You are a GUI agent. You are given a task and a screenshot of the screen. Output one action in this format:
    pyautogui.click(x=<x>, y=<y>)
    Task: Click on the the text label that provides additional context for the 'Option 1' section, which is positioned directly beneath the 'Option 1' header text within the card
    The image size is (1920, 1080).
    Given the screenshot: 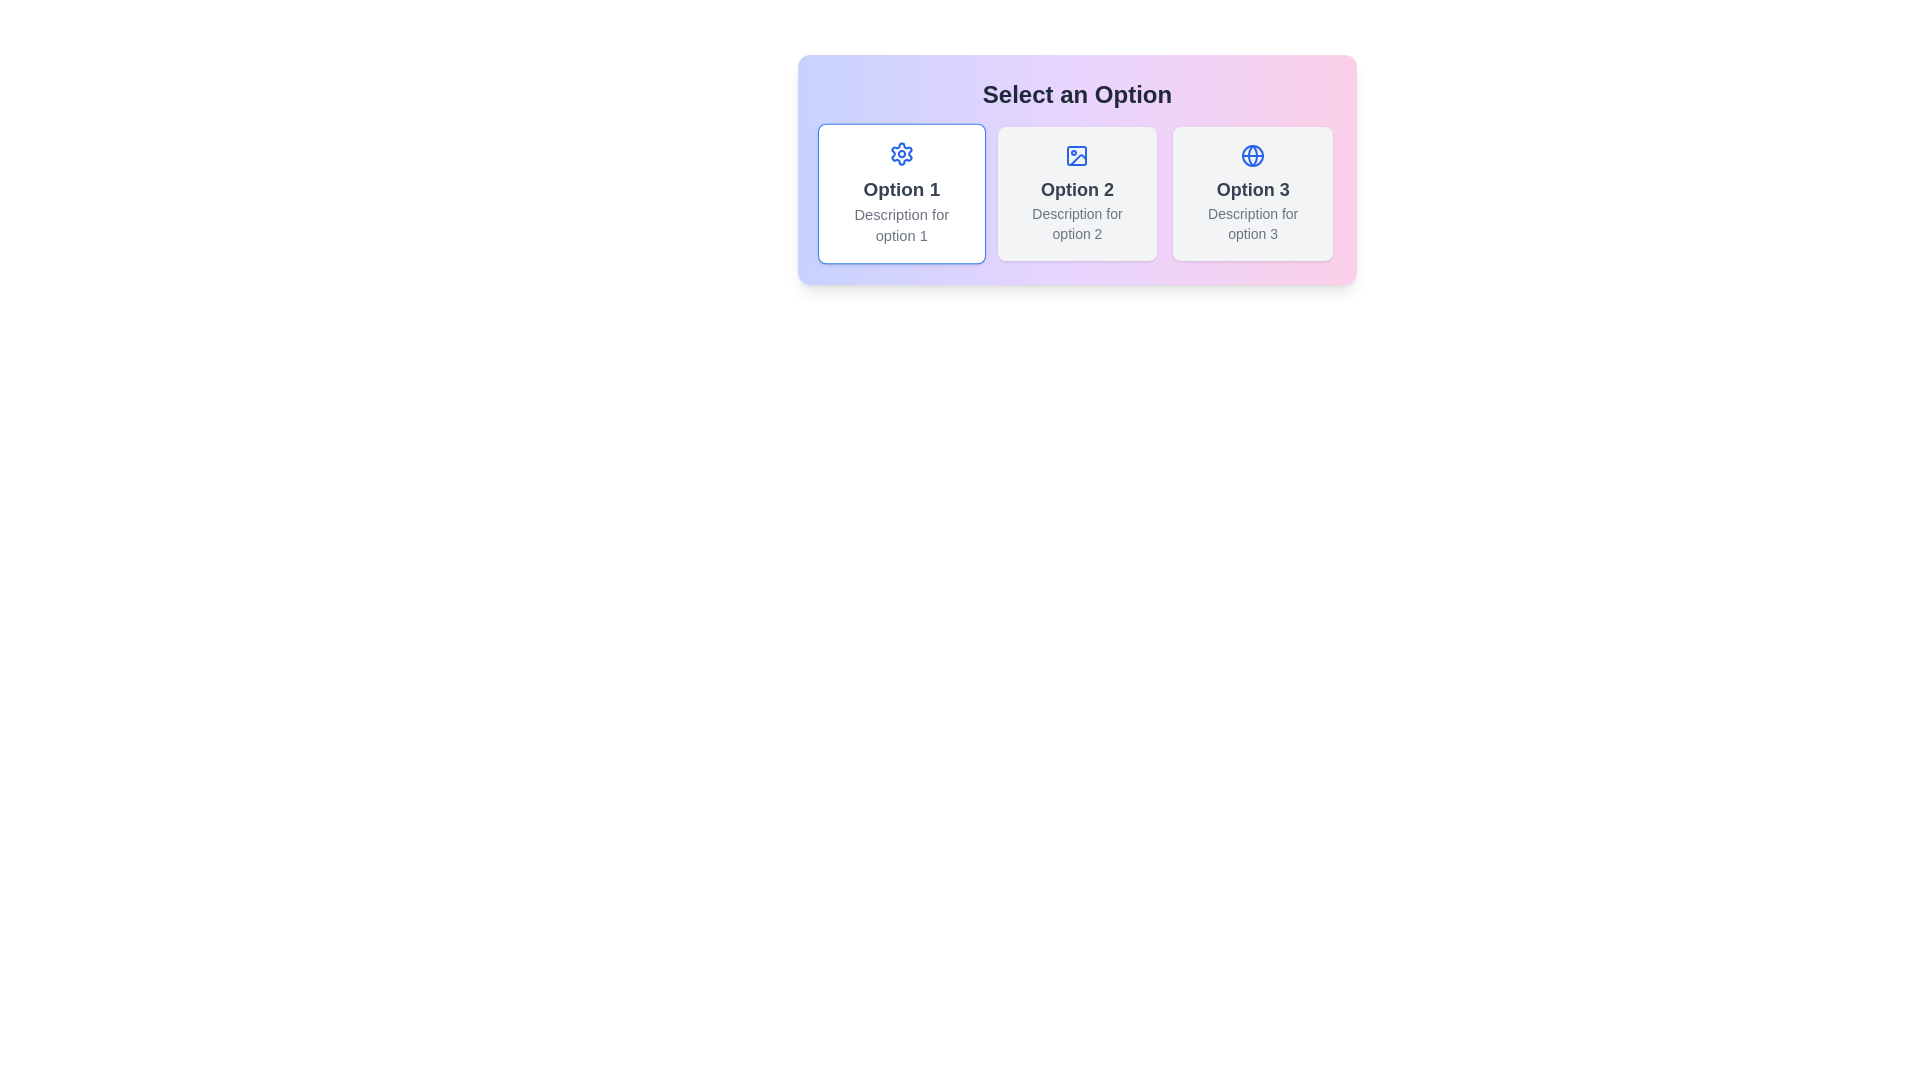 What is the action you would take?
    pyautogui.click(x=900, y=225)
    